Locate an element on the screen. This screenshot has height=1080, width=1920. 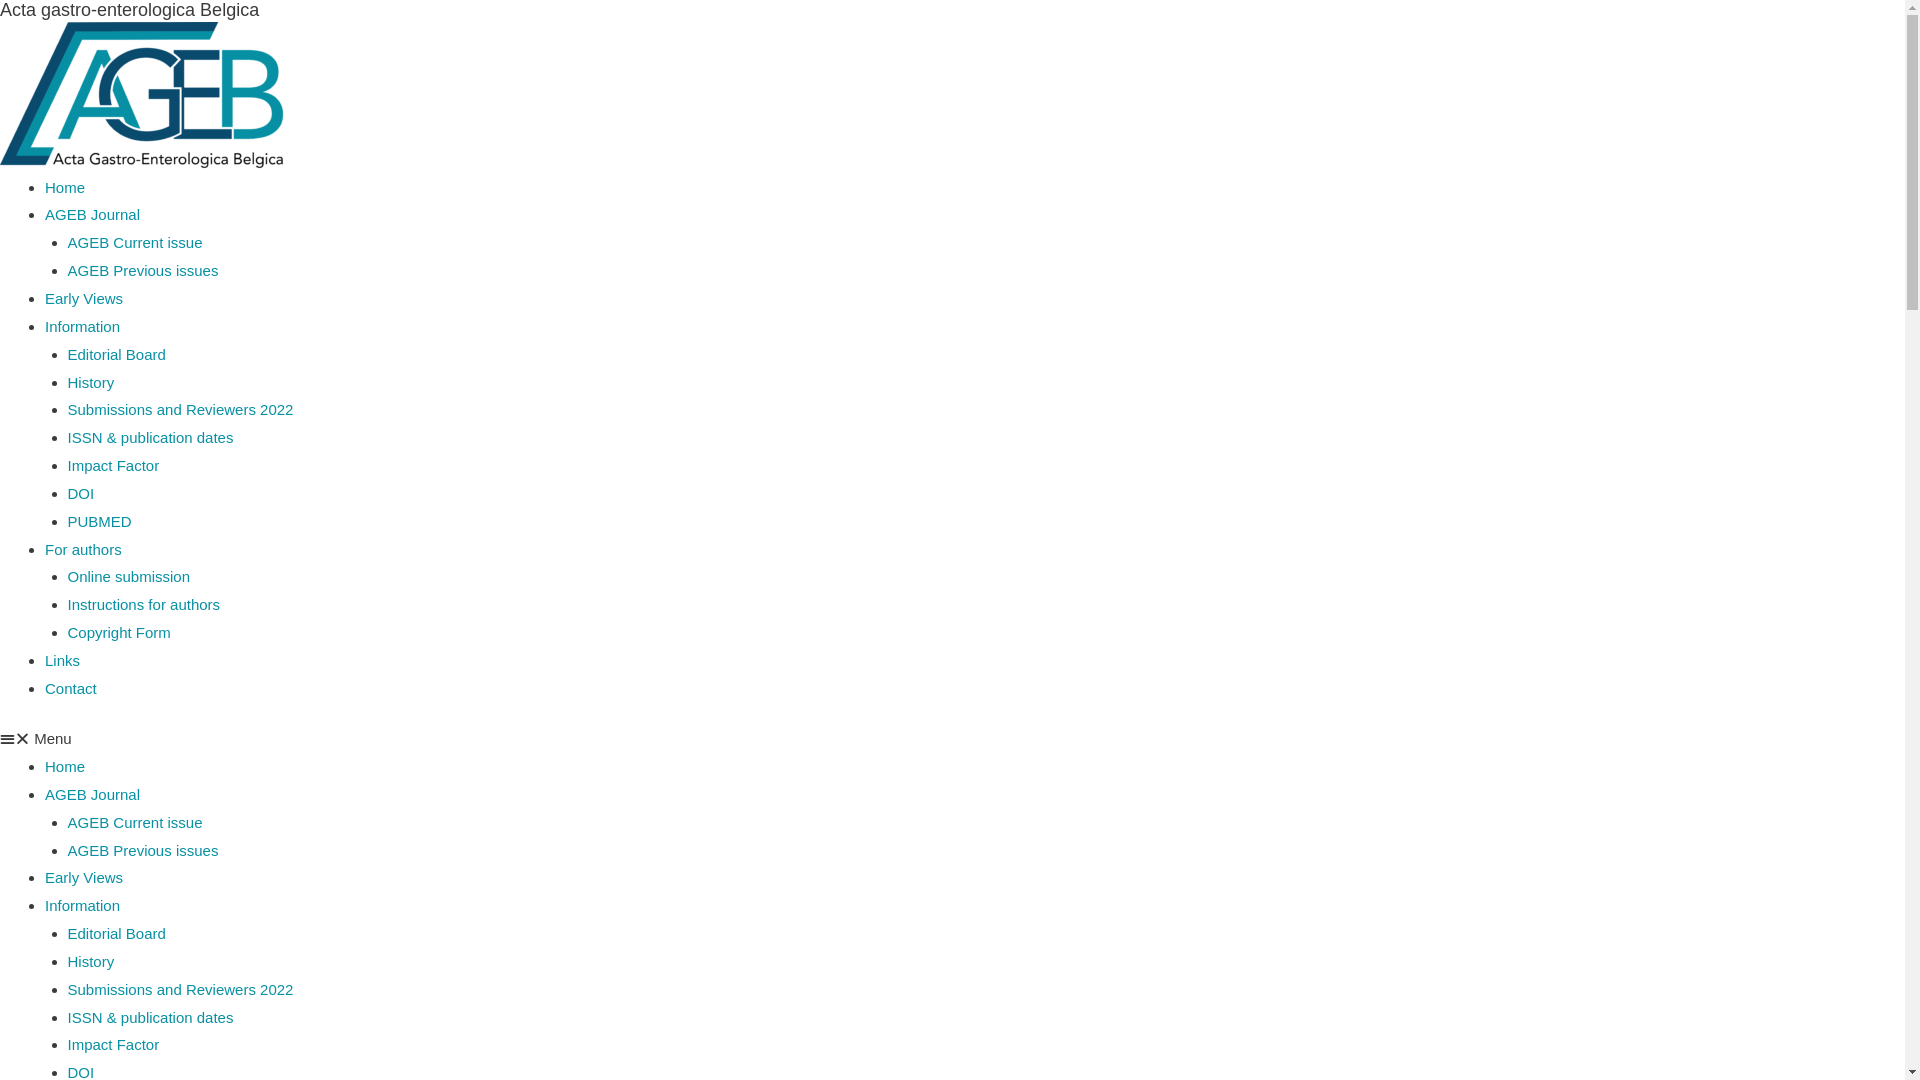
'AGEB Previous issues' is located at coordinates (142, 270).